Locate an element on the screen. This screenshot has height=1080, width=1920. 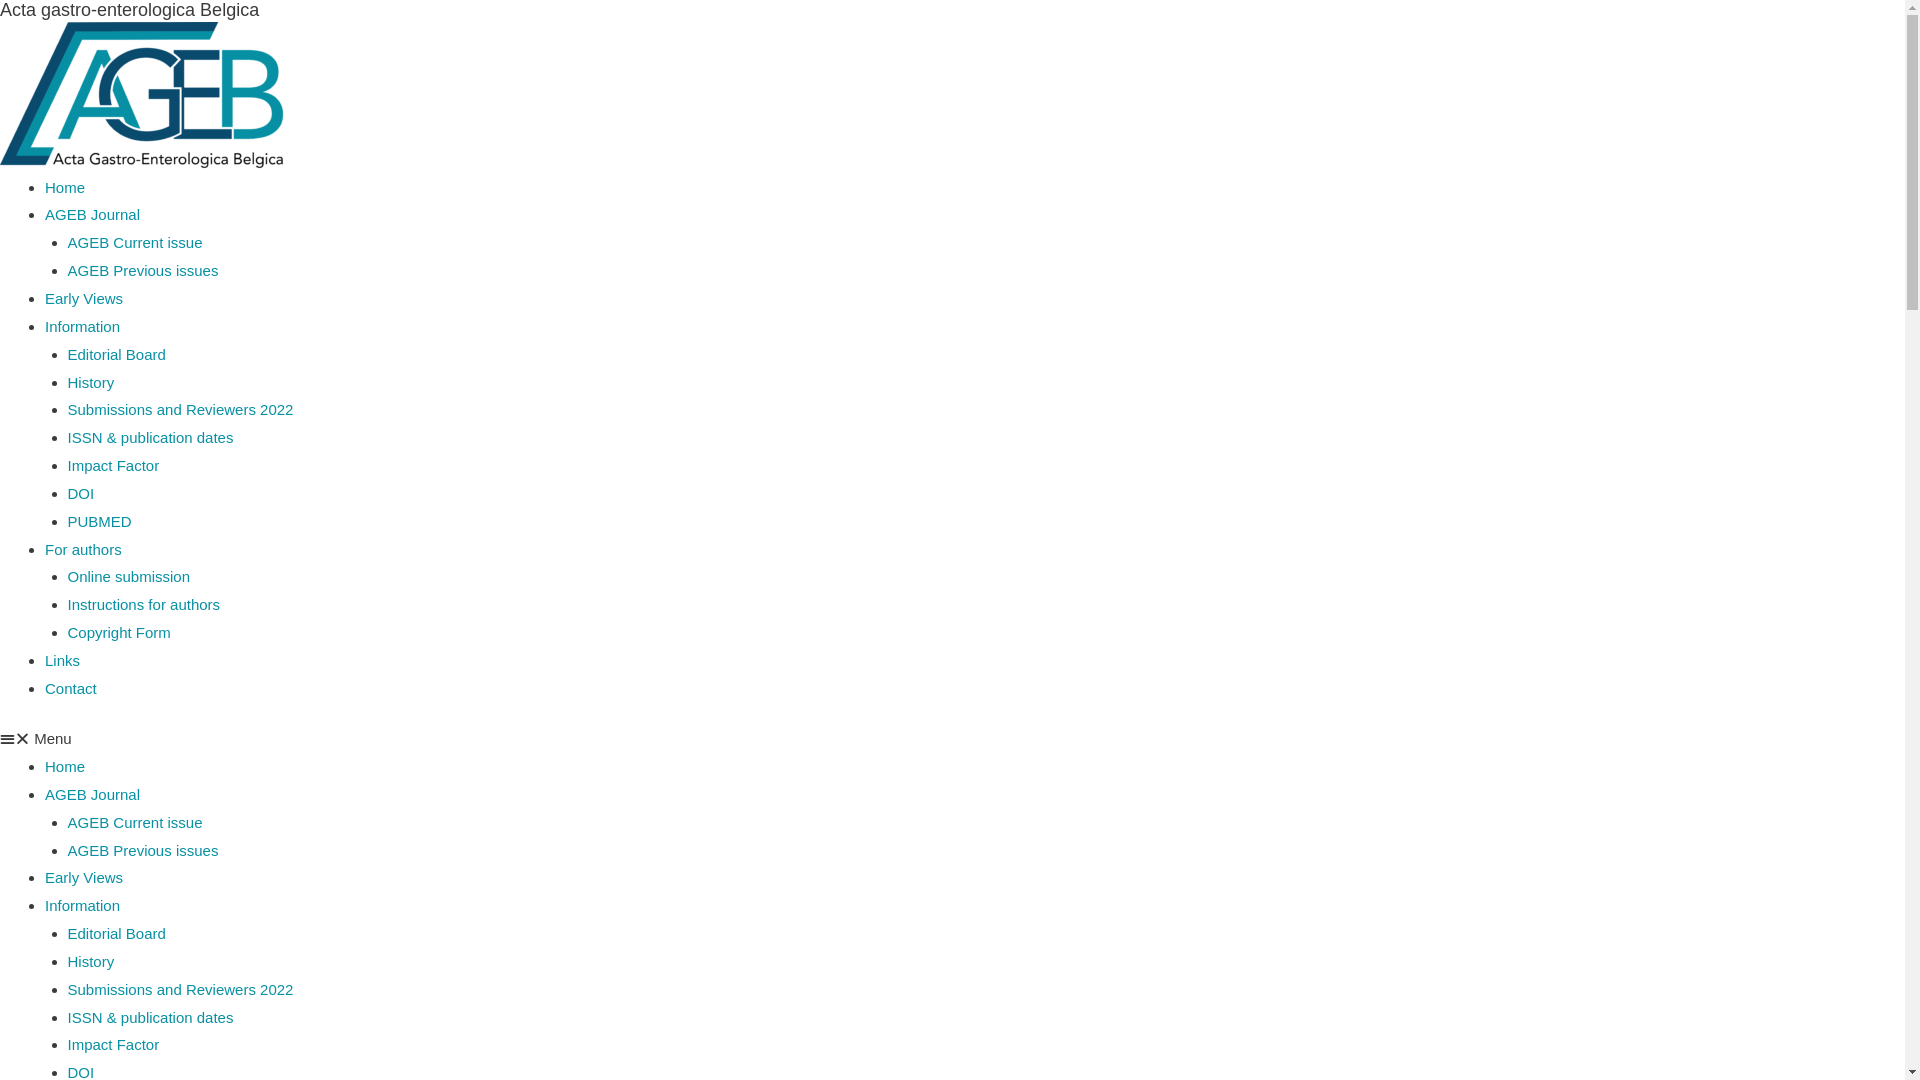
'AGEB Previous issues' is located at coordinates (142, 270).